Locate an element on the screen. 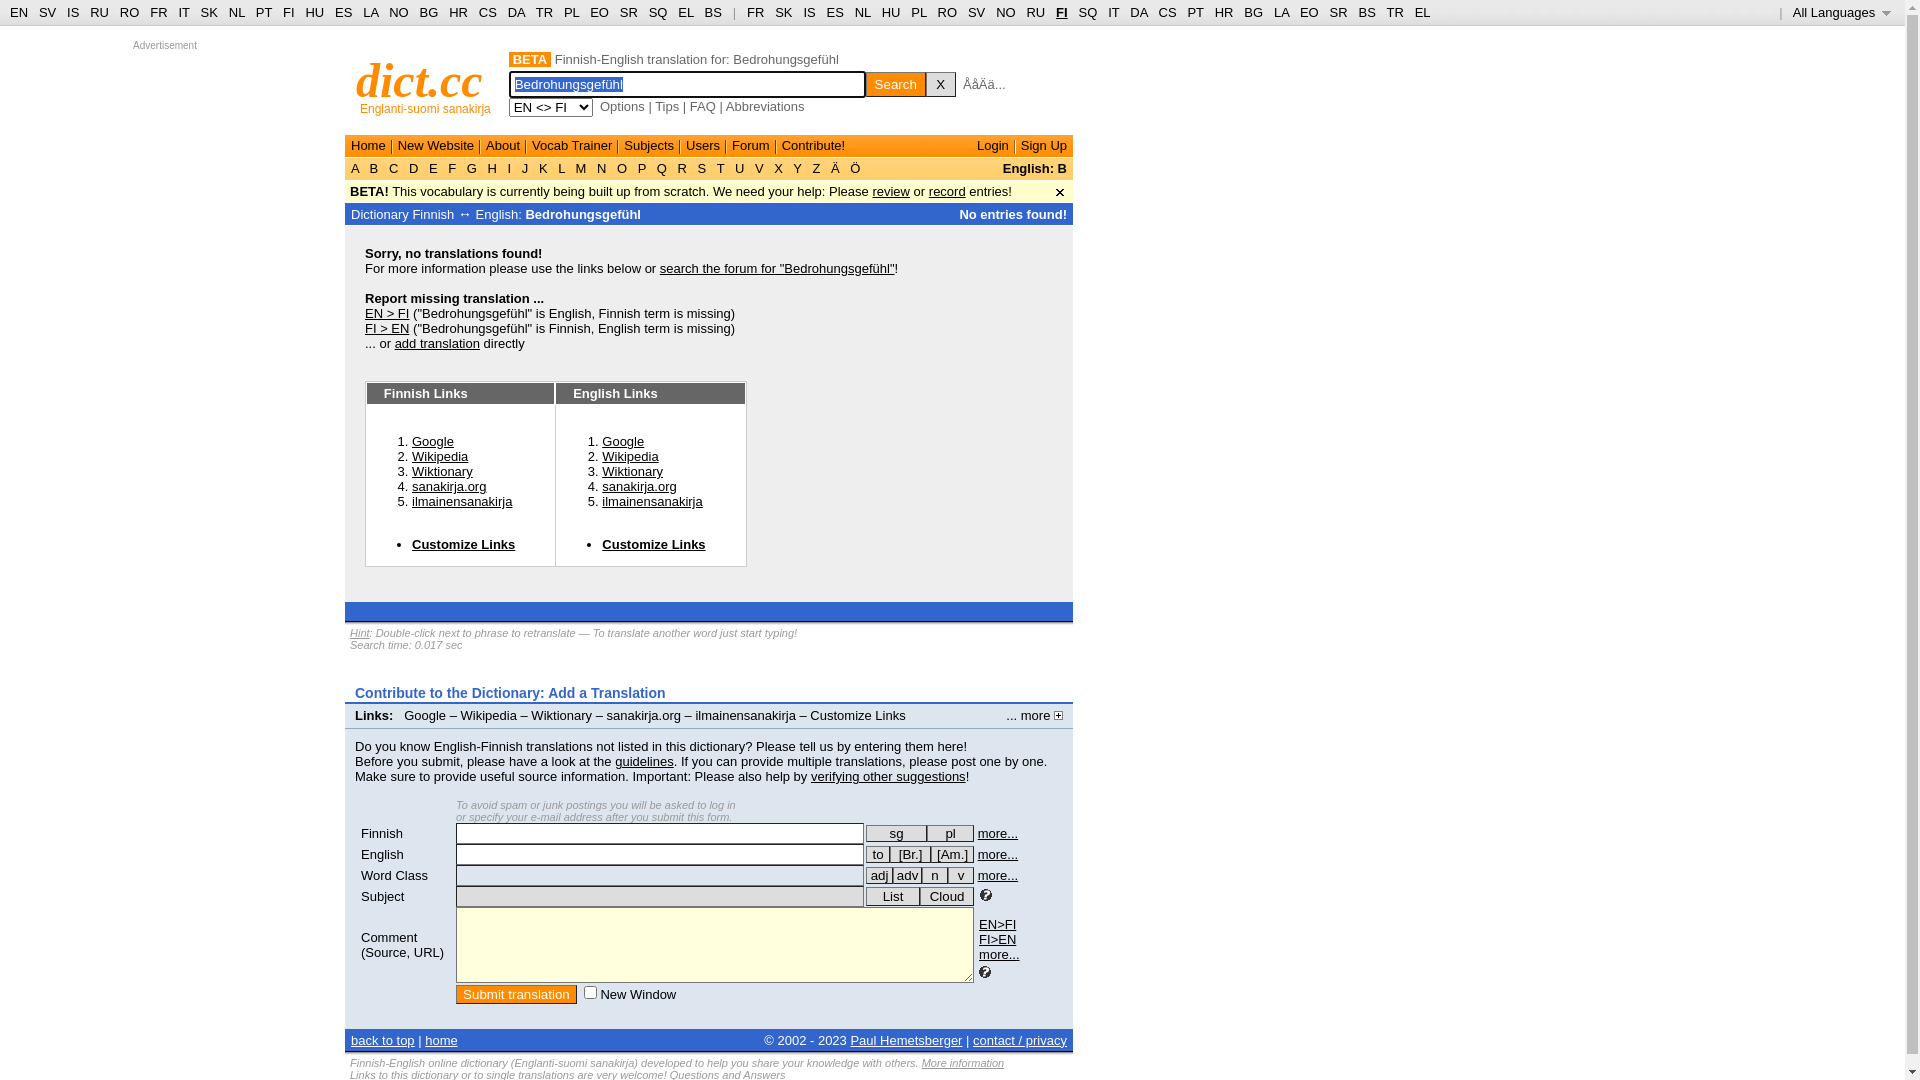 Image resolution: width=1920 pixels, height=1080 pixels. 'TR' is located at coordinates (536, 12).